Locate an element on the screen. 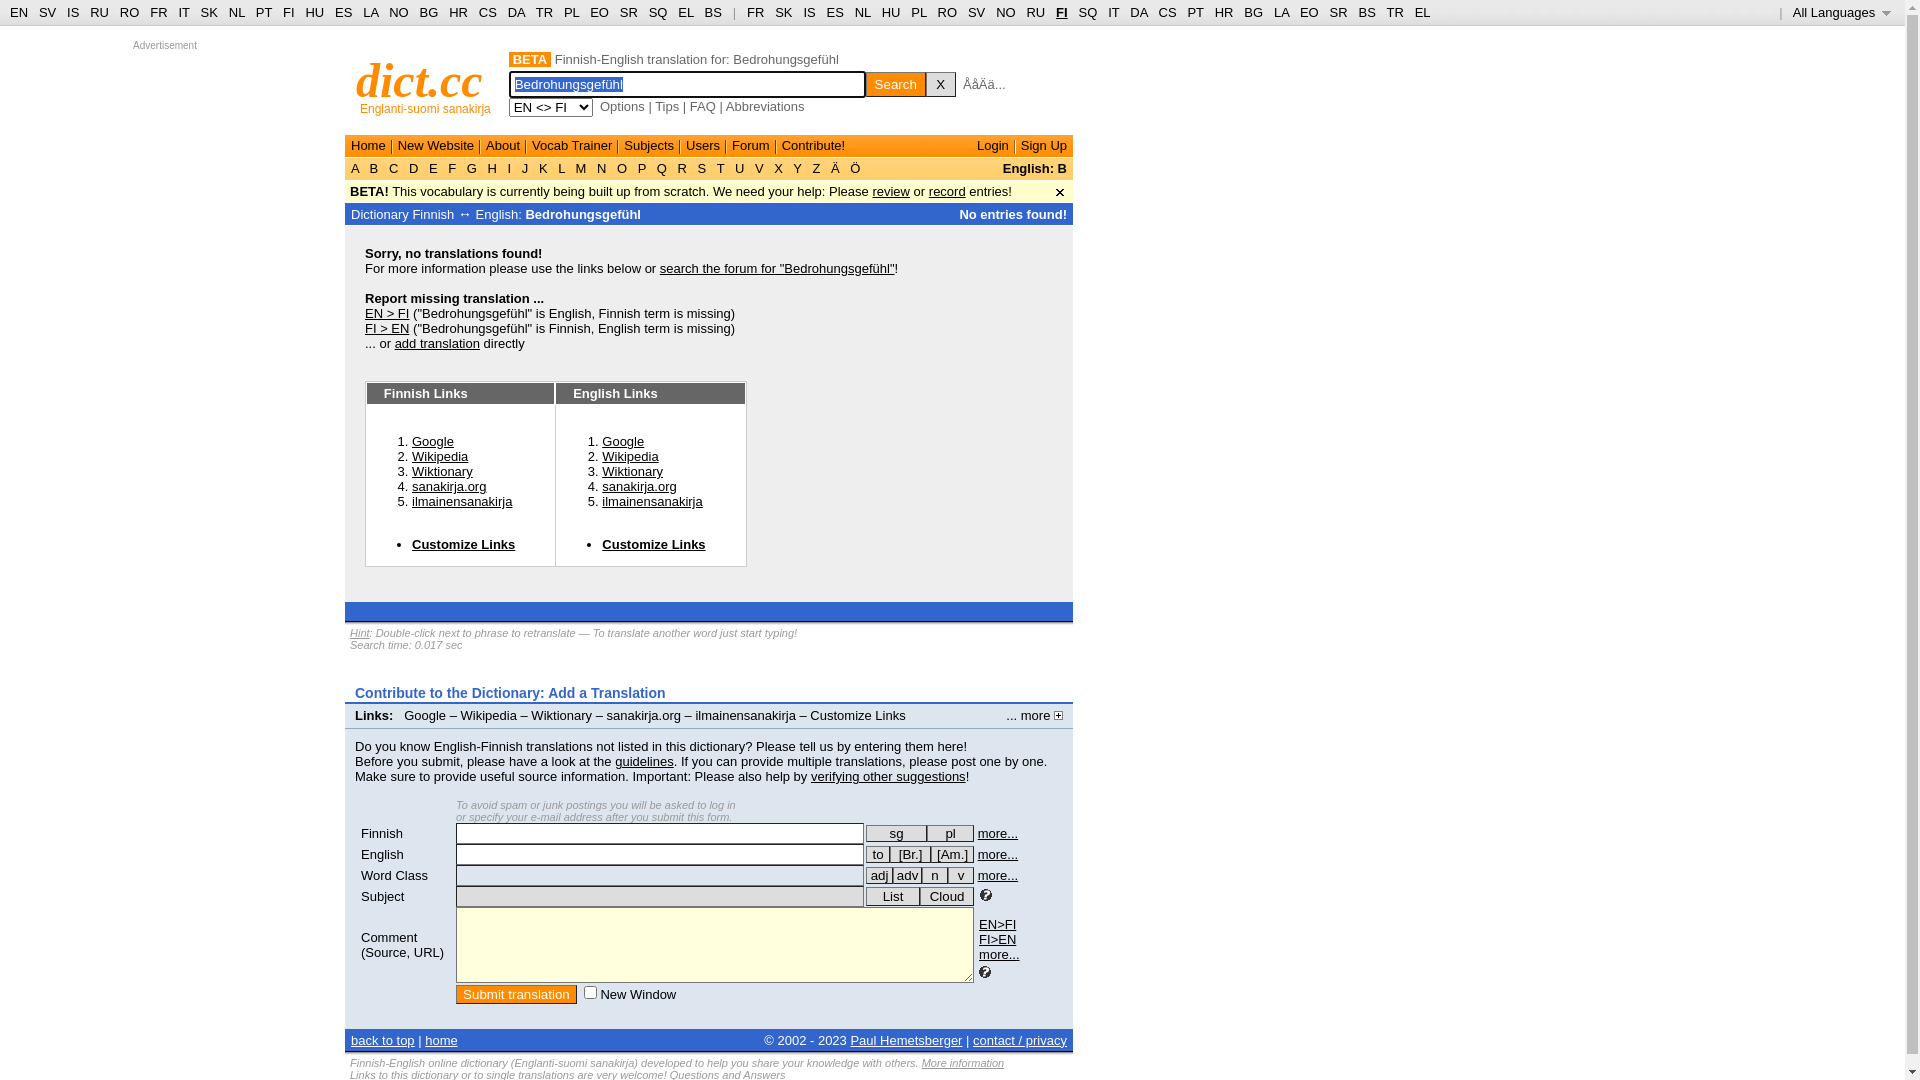 Image resolution: width=1920 pixels, height=1080 pixels. 'TR' is located at coordinates (536, 12).